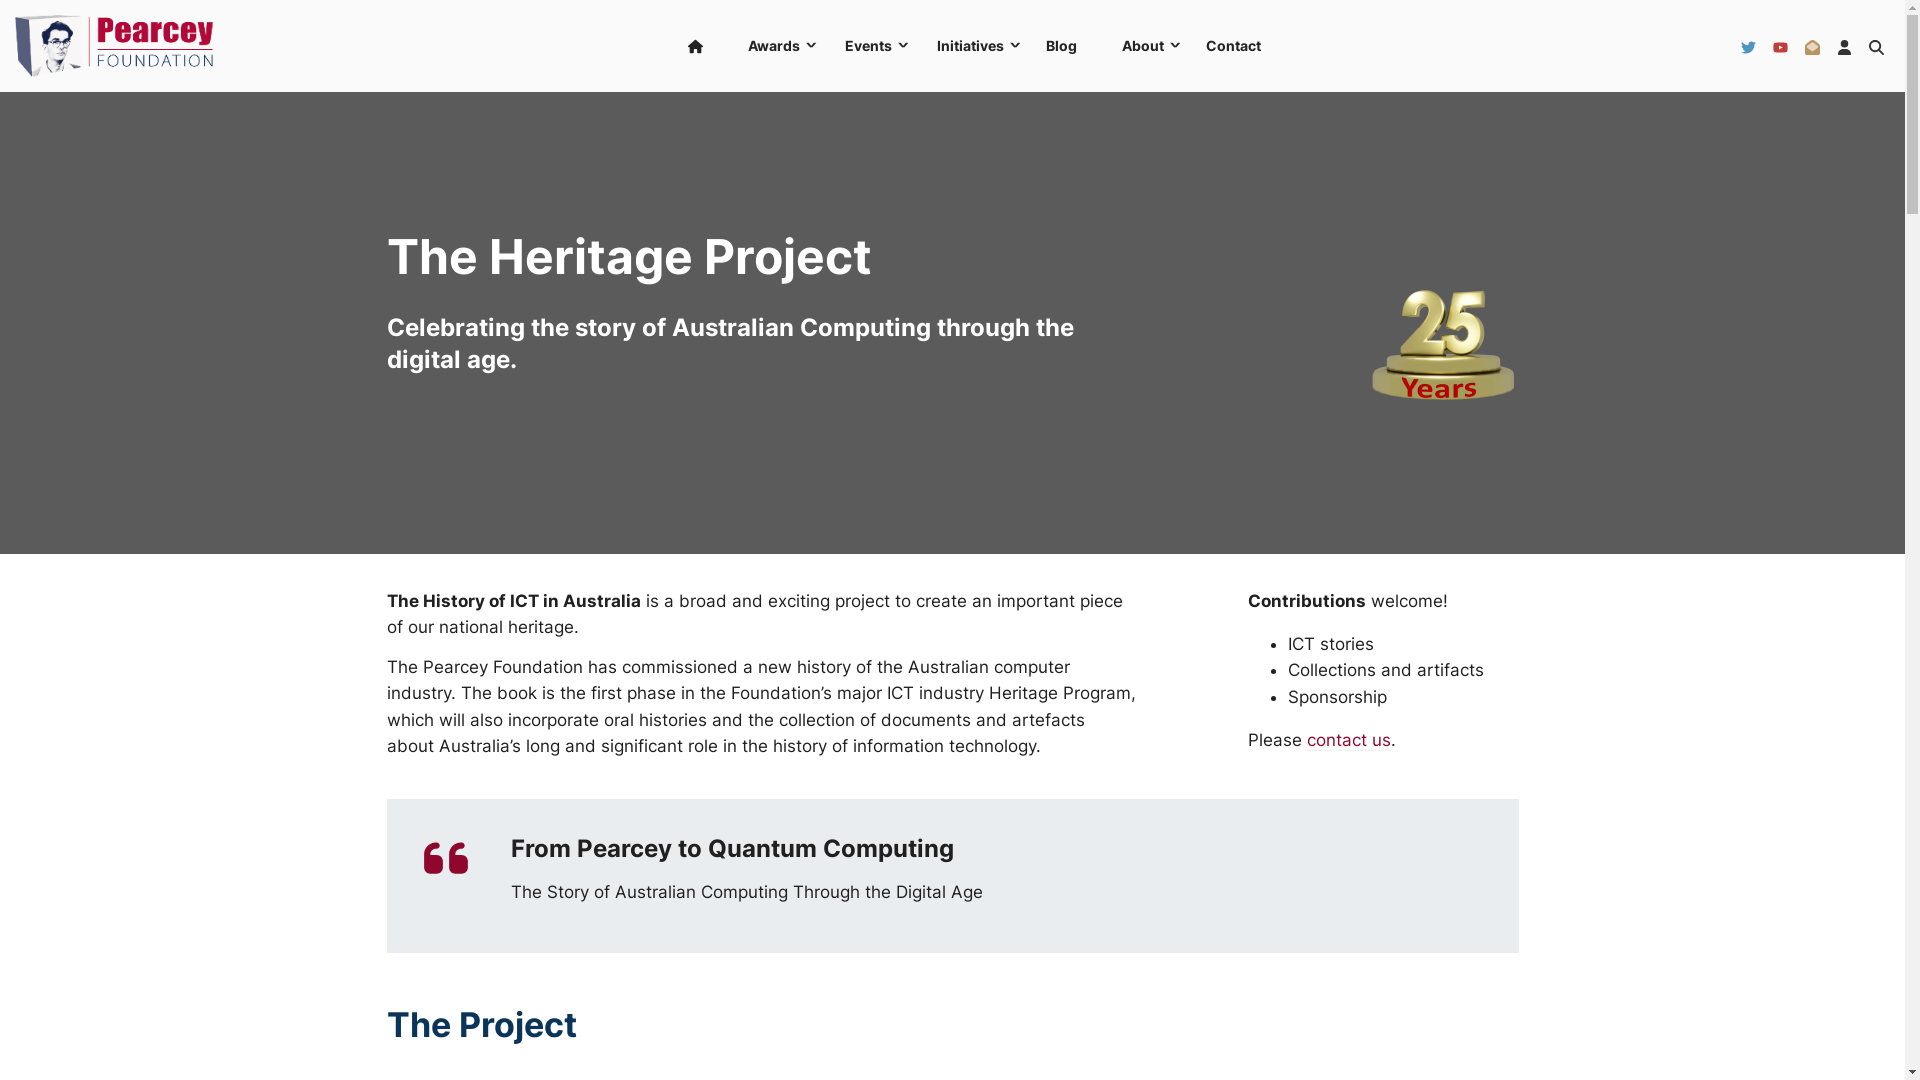  What do you see at coordinates (1812, 45) in the screenshot?
I see `'Email'` at bounding box center [1812, 45].